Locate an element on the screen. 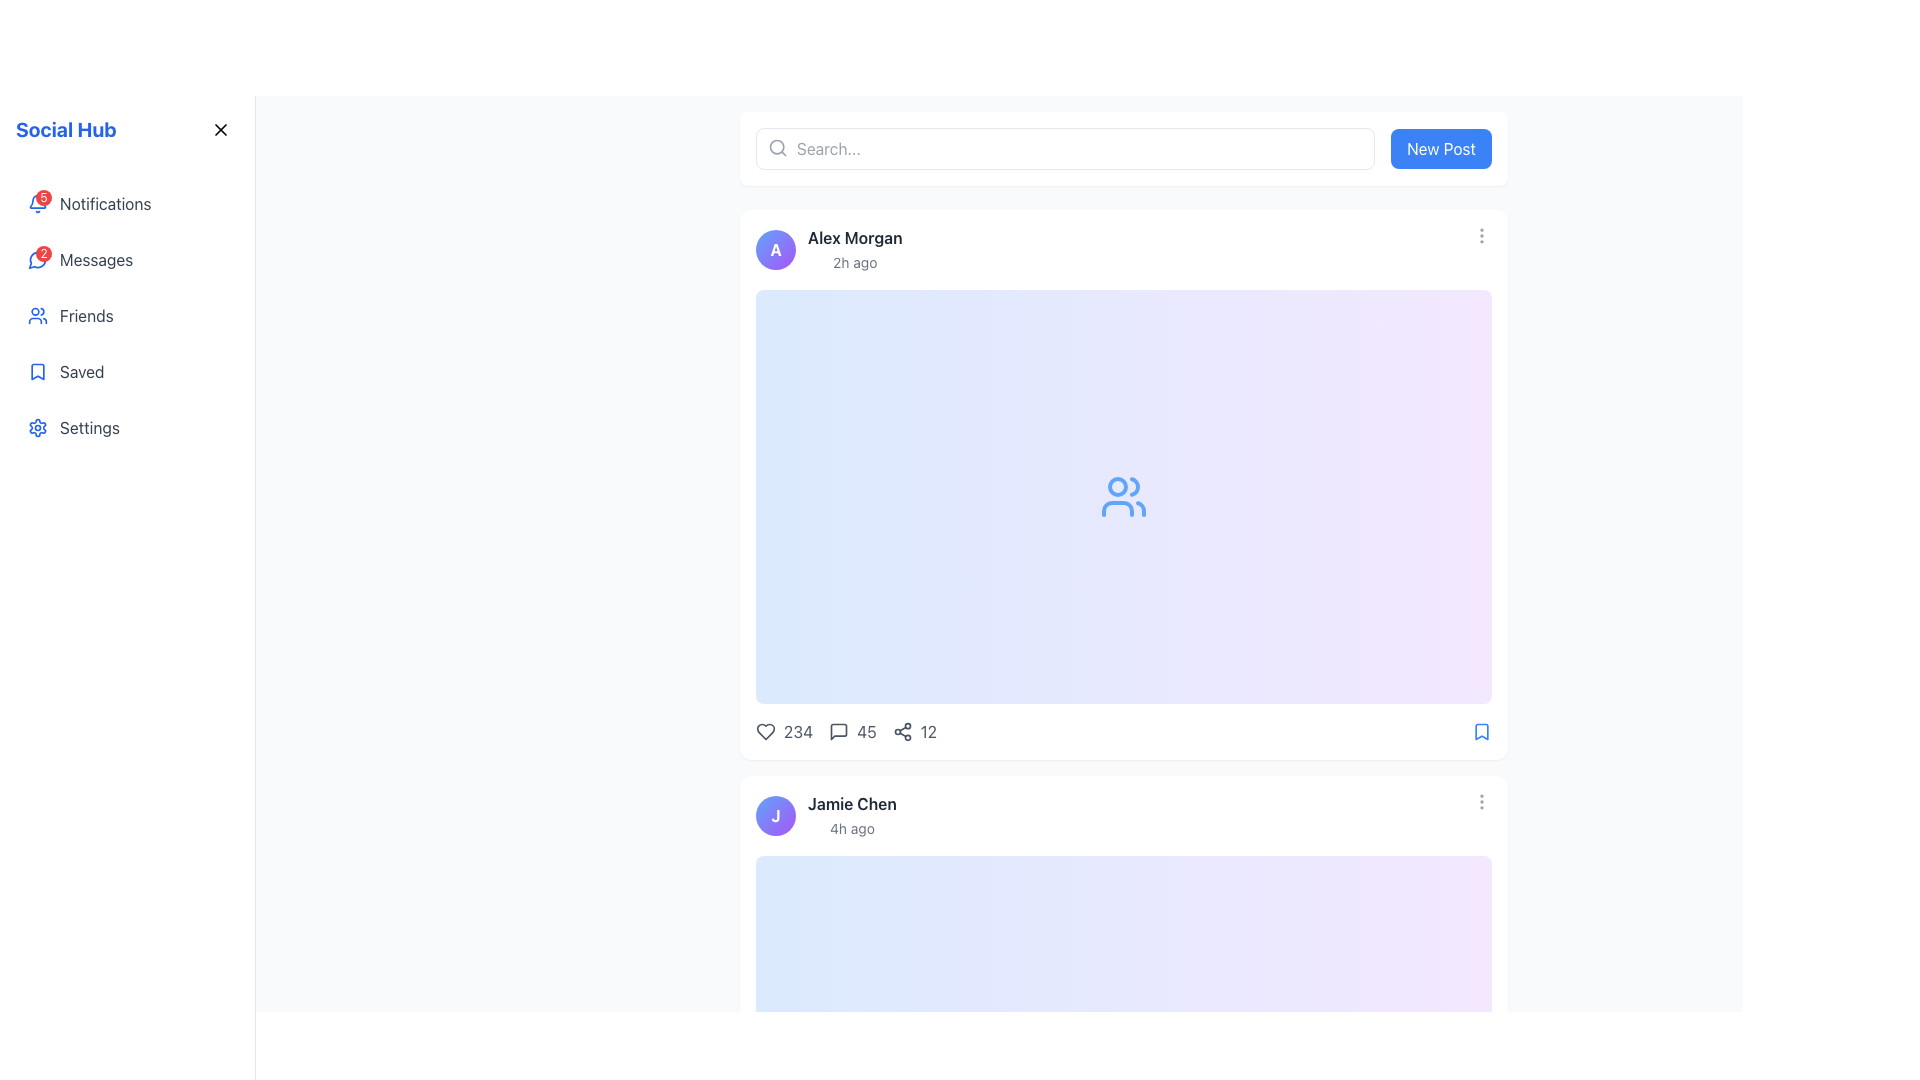 This screenshot has height=1080, width=1920. the 'Saved' icon located in the sidebar navigation menu, which is the fourth item from the top, to visually represent the 'Saved' feature is located at coordinates (38, 371).